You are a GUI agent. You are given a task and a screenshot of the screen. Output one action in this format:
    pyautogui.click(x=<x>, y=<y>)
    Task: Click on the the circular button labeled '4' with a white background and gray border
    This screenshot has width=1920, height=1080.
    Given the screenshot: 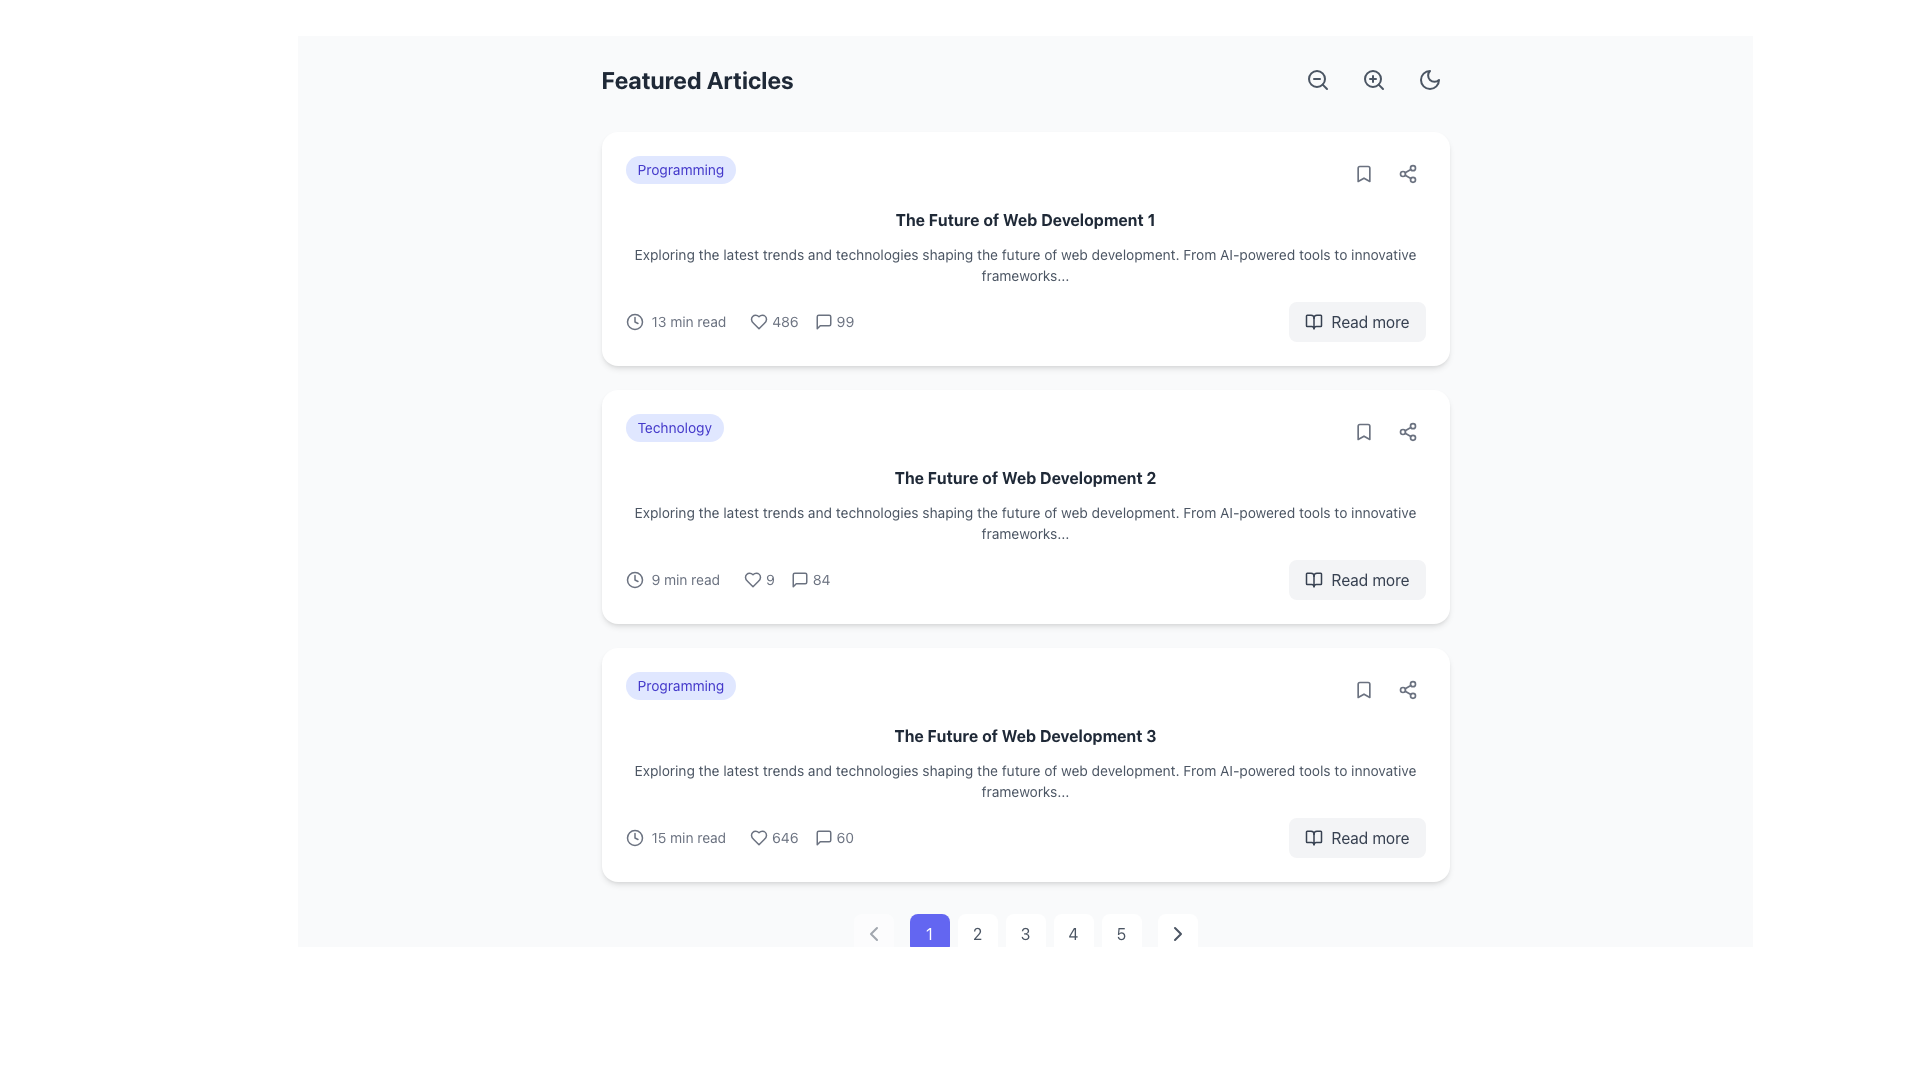 What is the action you would take?
    pyautogui.click(x=1072, y=933)
    